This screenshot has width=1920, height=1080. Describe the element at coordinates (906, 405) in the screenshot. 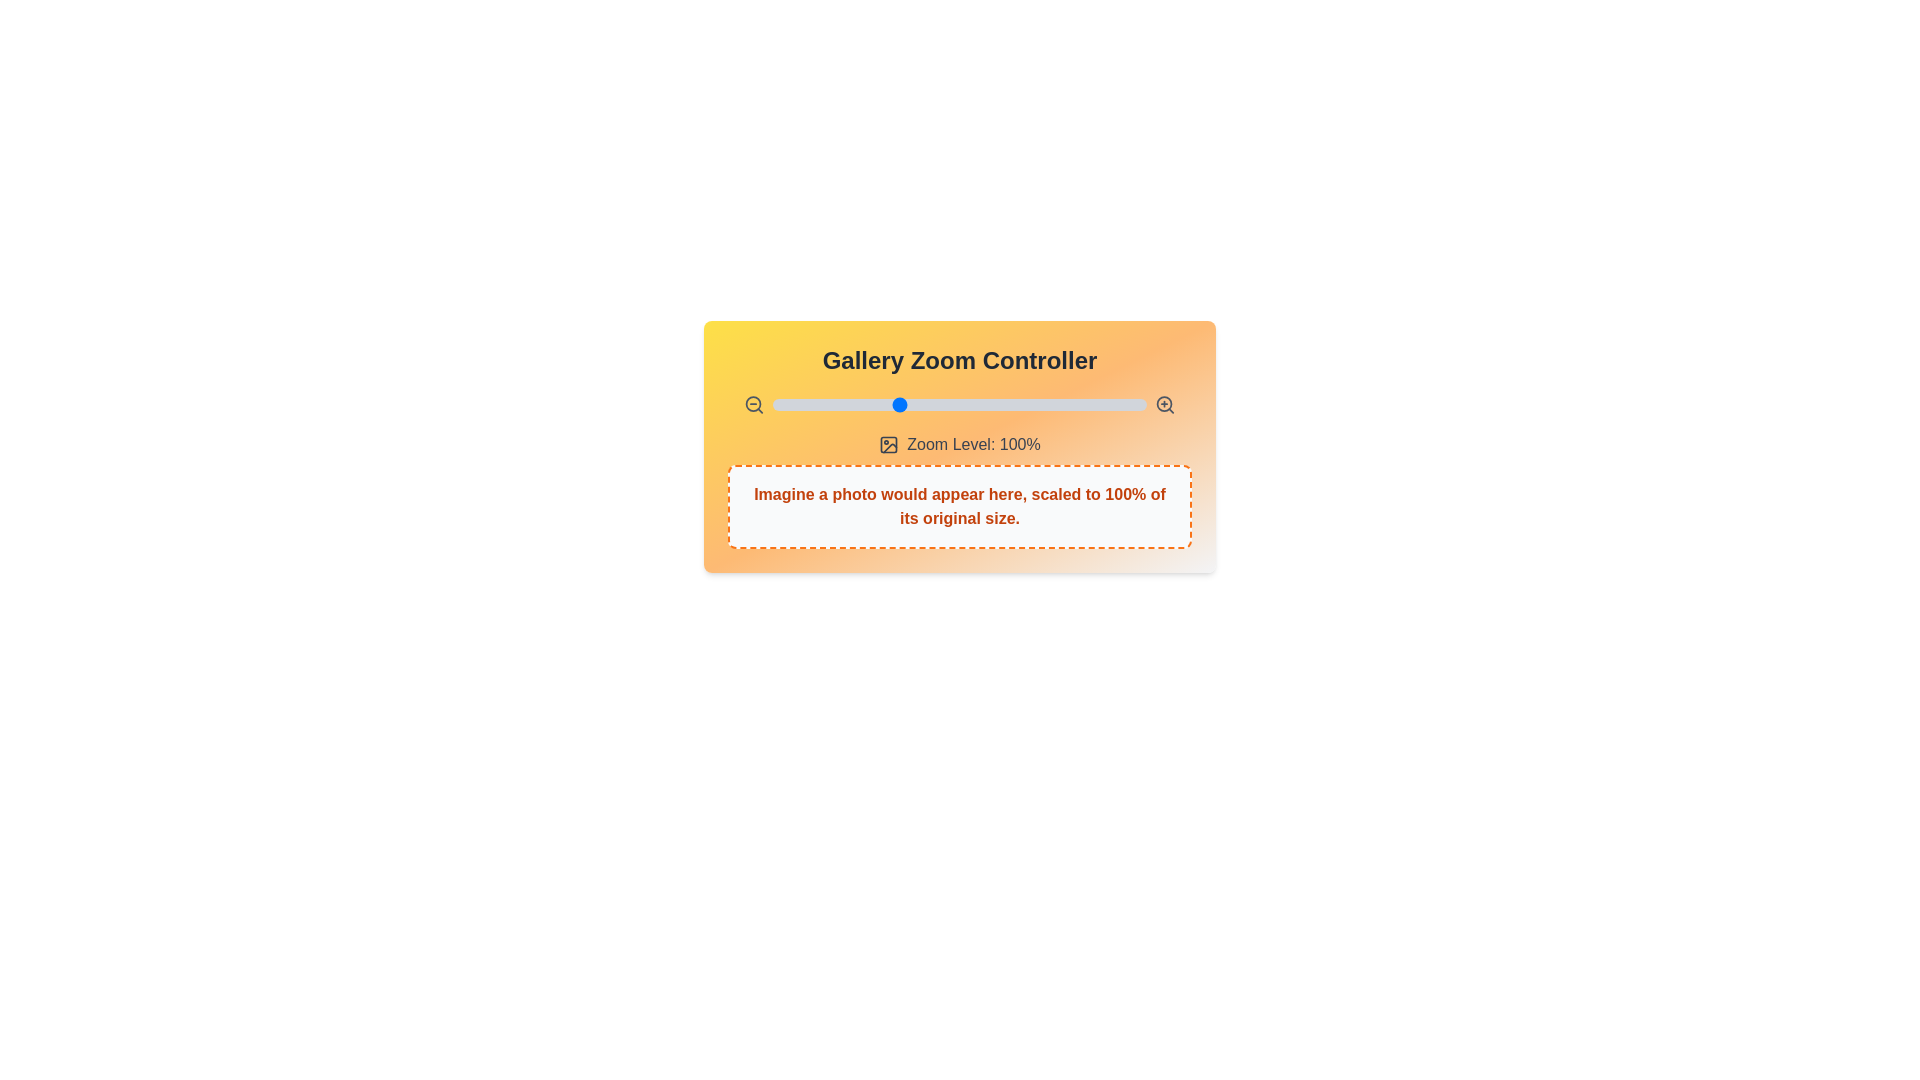

I see `the zoom level to 104% by interacting with the slider` at that location.